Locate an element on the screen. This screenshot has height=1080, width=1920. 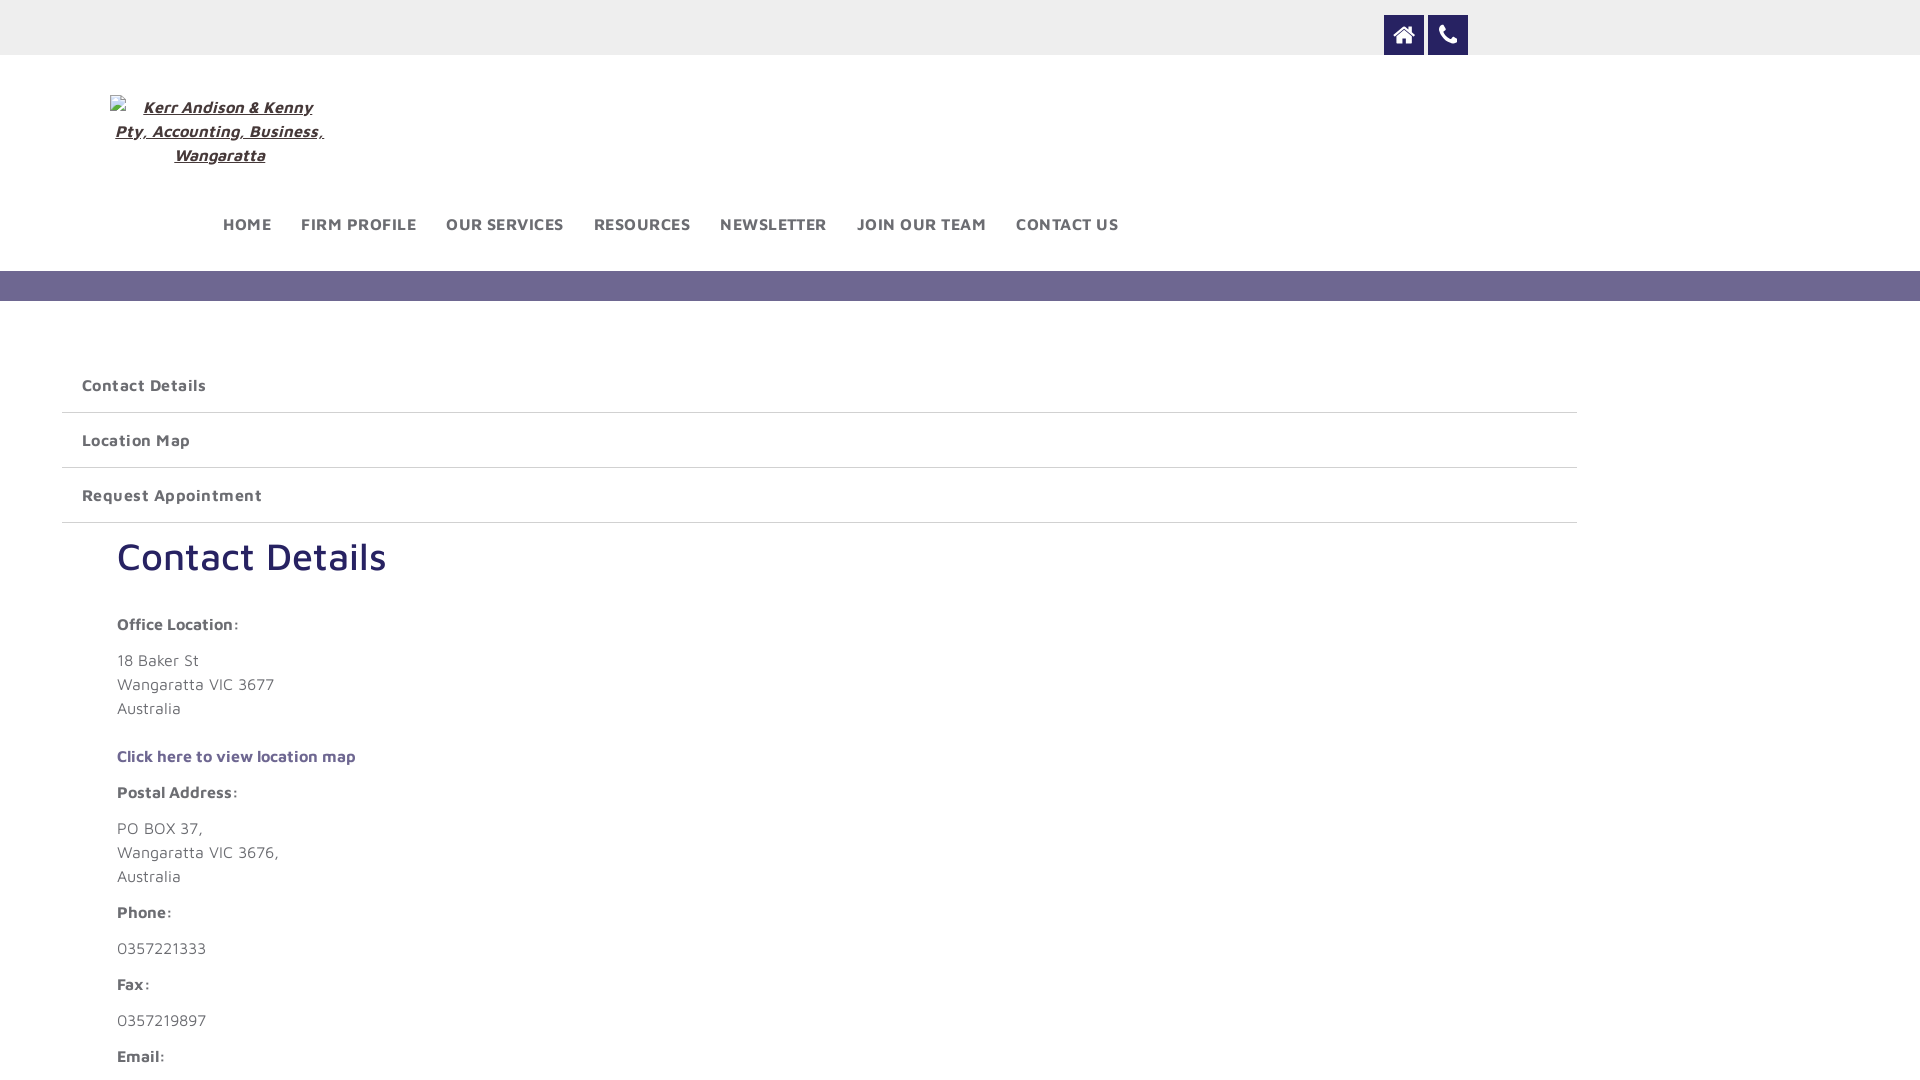
'Contact Details' is located at coordinates (819, 385).